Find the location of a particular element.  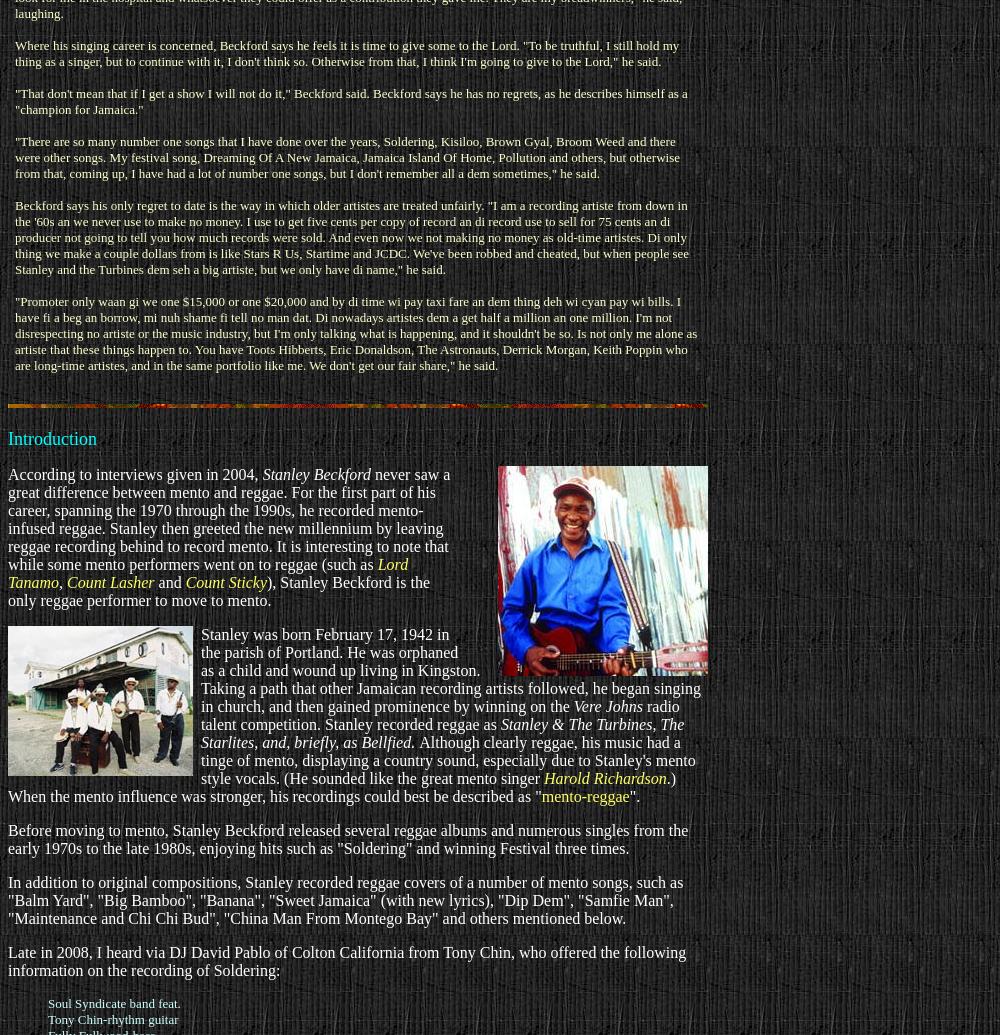

'never saw a great difference between 
		mento and reggae. For the first part of his career, spanning the 1970 
		through the 1990s, he recorded mento-infused reggae. Stanley then 
		greeted the new millennium by leaving reggae recording behind to 
		record mento. It is interesting to note that while some mento performers 
		went on to reggae (such as' is located at coordinates (228, 518).